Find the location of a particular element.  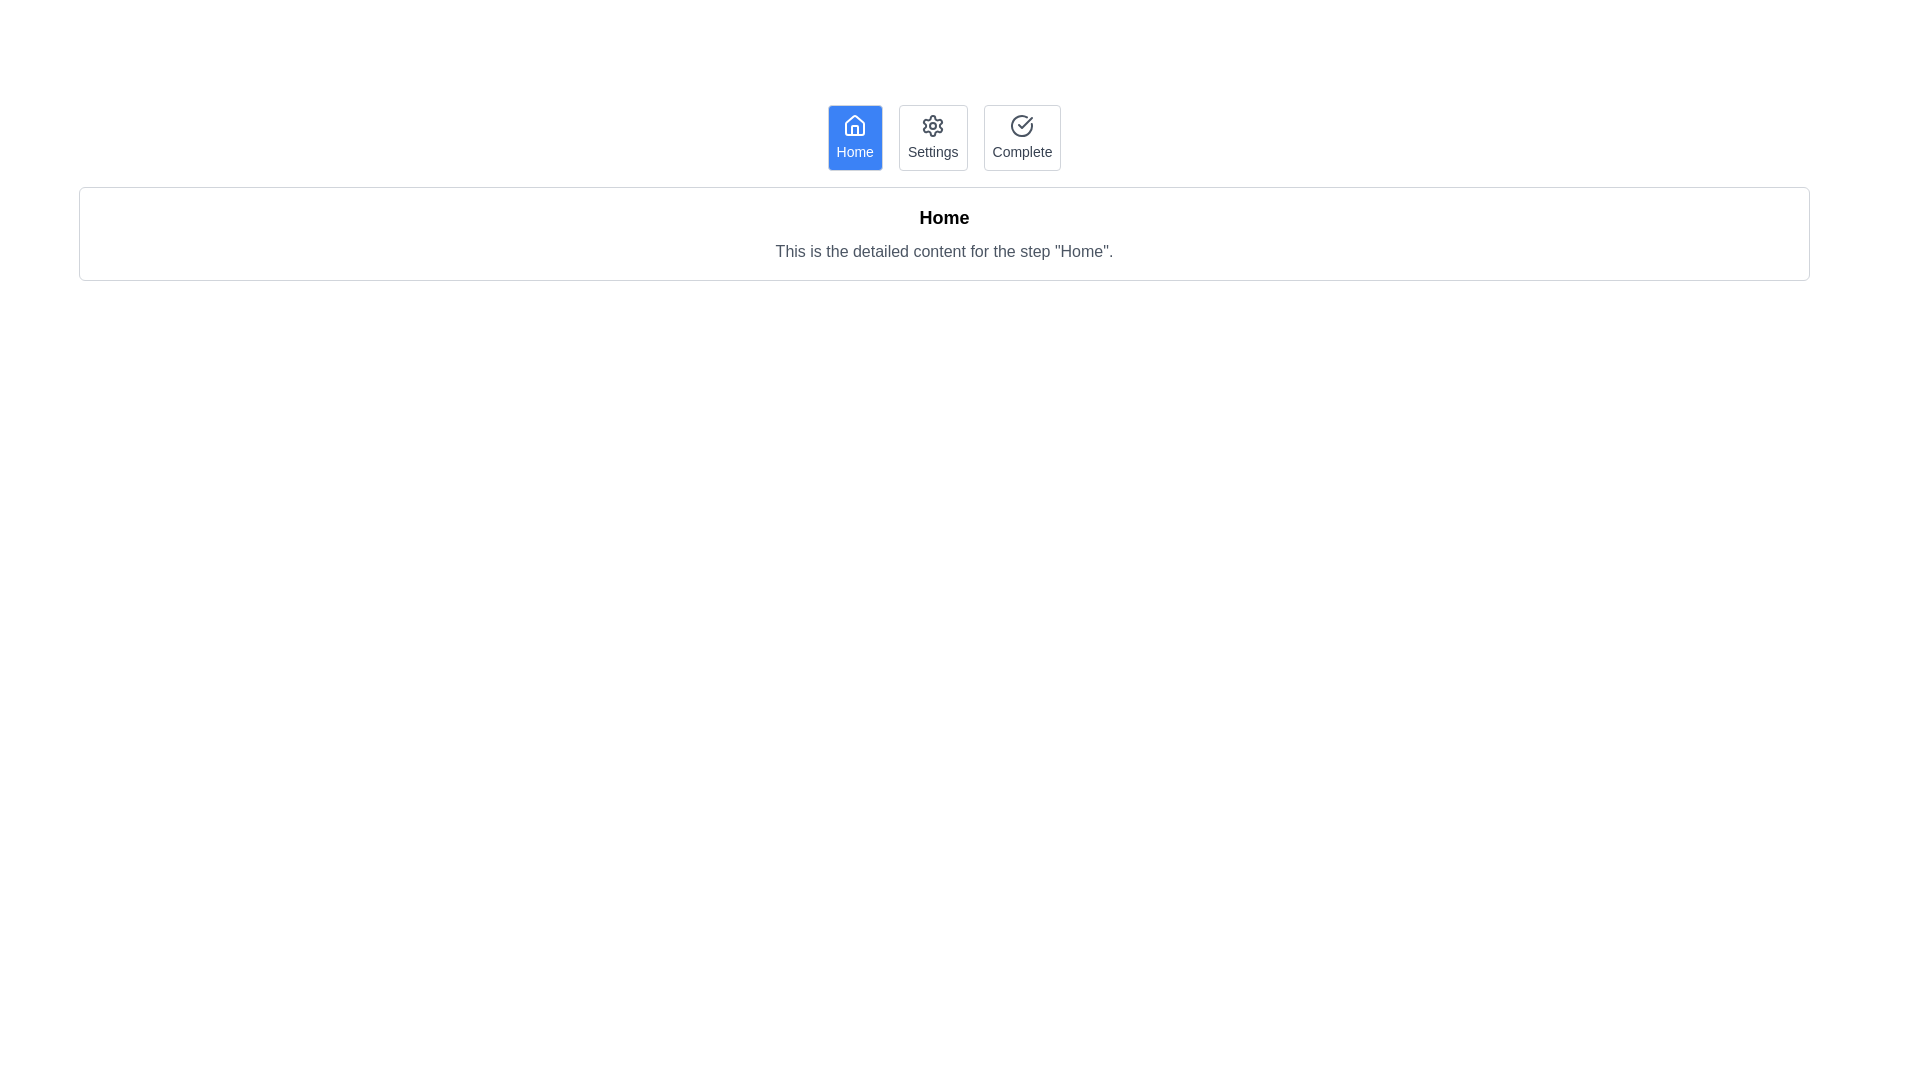

the 'Settings' text label located in the second button of the navigation bar, positioned between the Home and Complete buttons is located at coordinates (932, 150).